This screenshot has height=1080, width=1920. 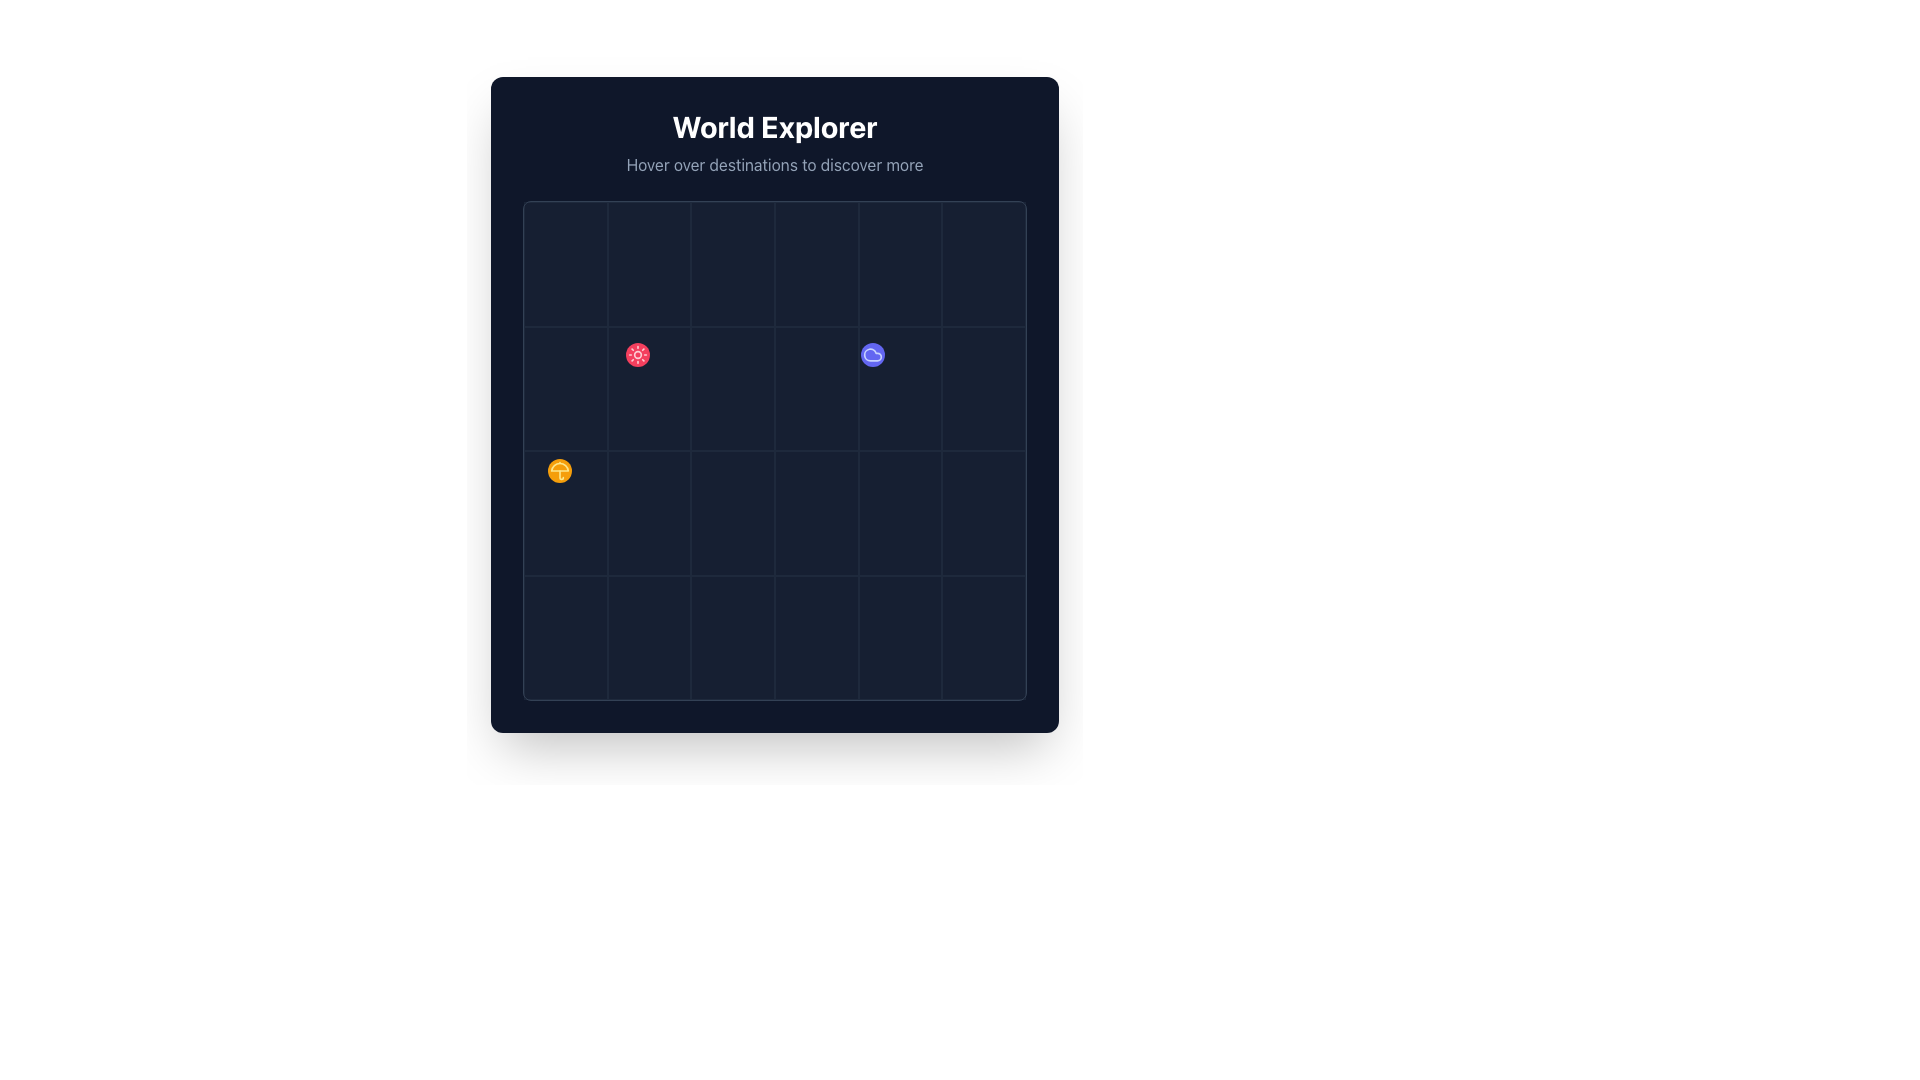 What do you see at coordinates (578, 470) in the screenshot?
I see `the circular button with an amber-yellow background and white umbrella symbol, located in the lower-left position of the 'World Explorer' grid` at bounding box center [578, 470].